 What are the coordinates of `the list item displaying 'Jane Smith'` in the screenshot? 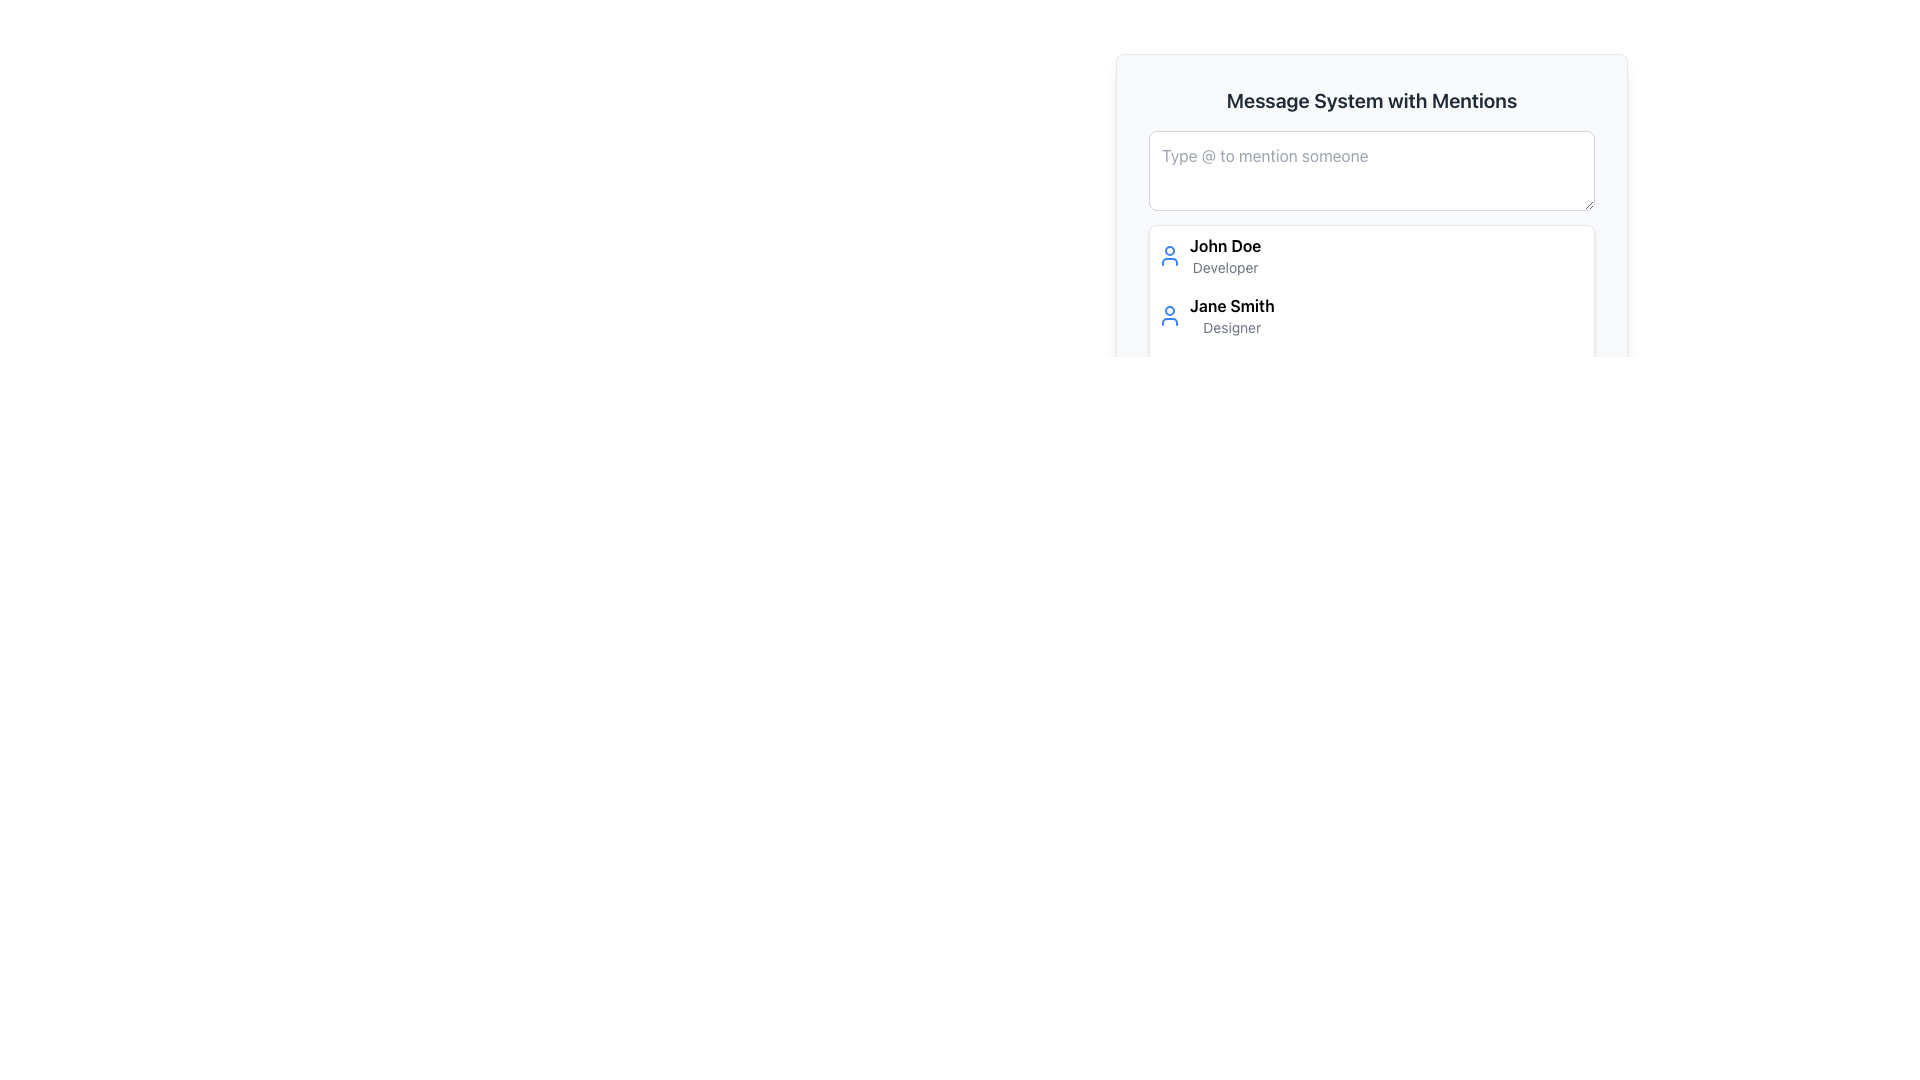 It's located at (1371, 315).